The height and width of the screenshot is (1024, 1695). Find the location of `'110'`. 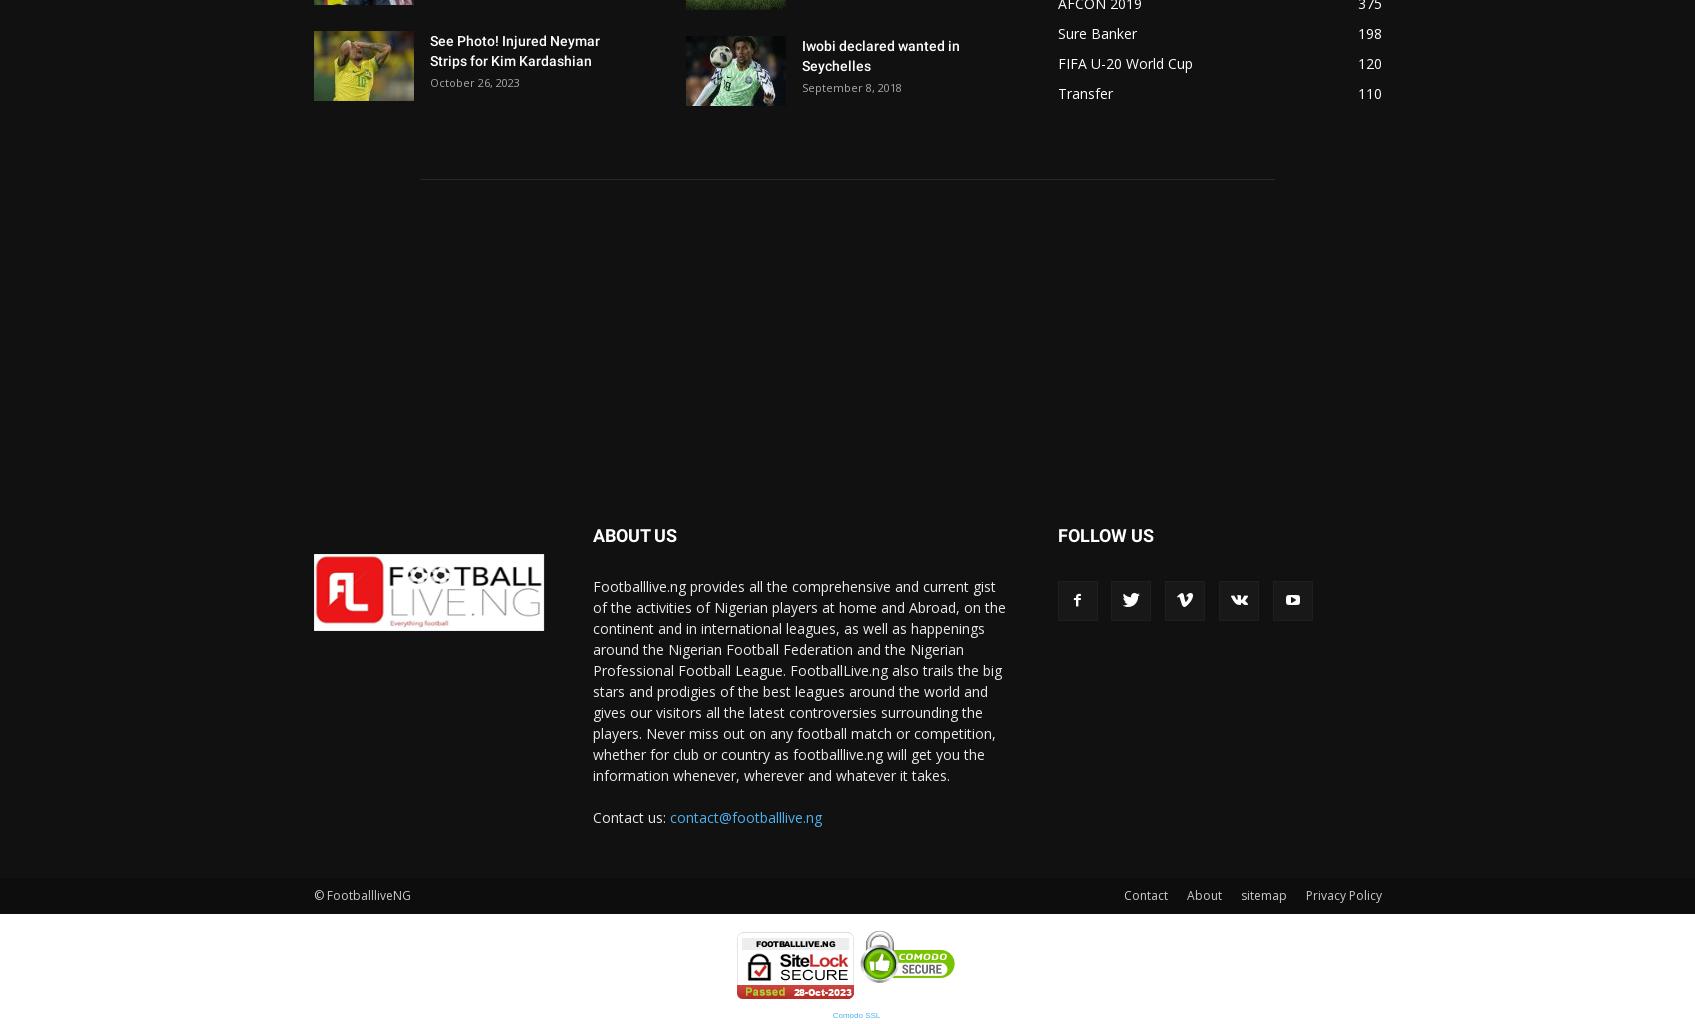

'110' is located at coordinates (1357, 93).